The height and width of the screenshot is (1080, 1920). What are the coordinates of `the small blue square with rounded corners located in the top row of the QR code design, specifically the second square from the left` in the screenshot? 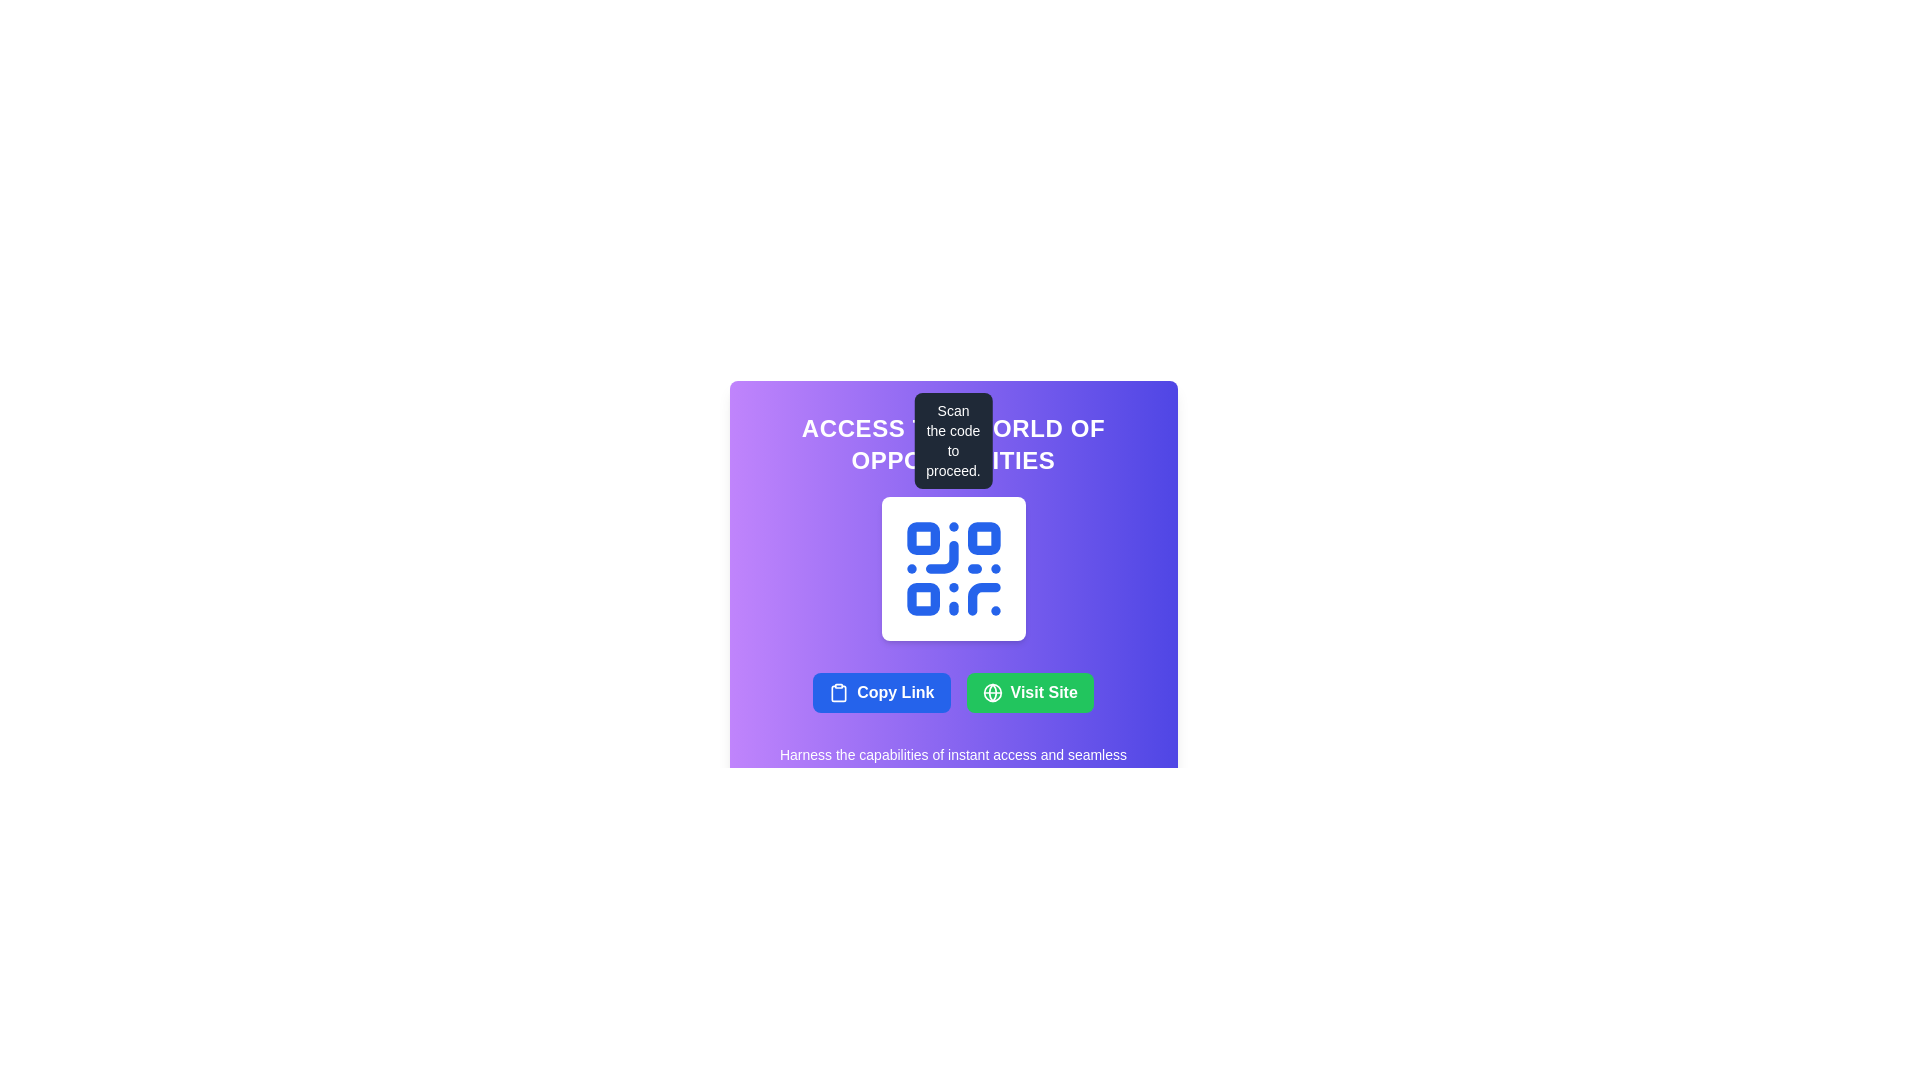 It's located at (983, 537).